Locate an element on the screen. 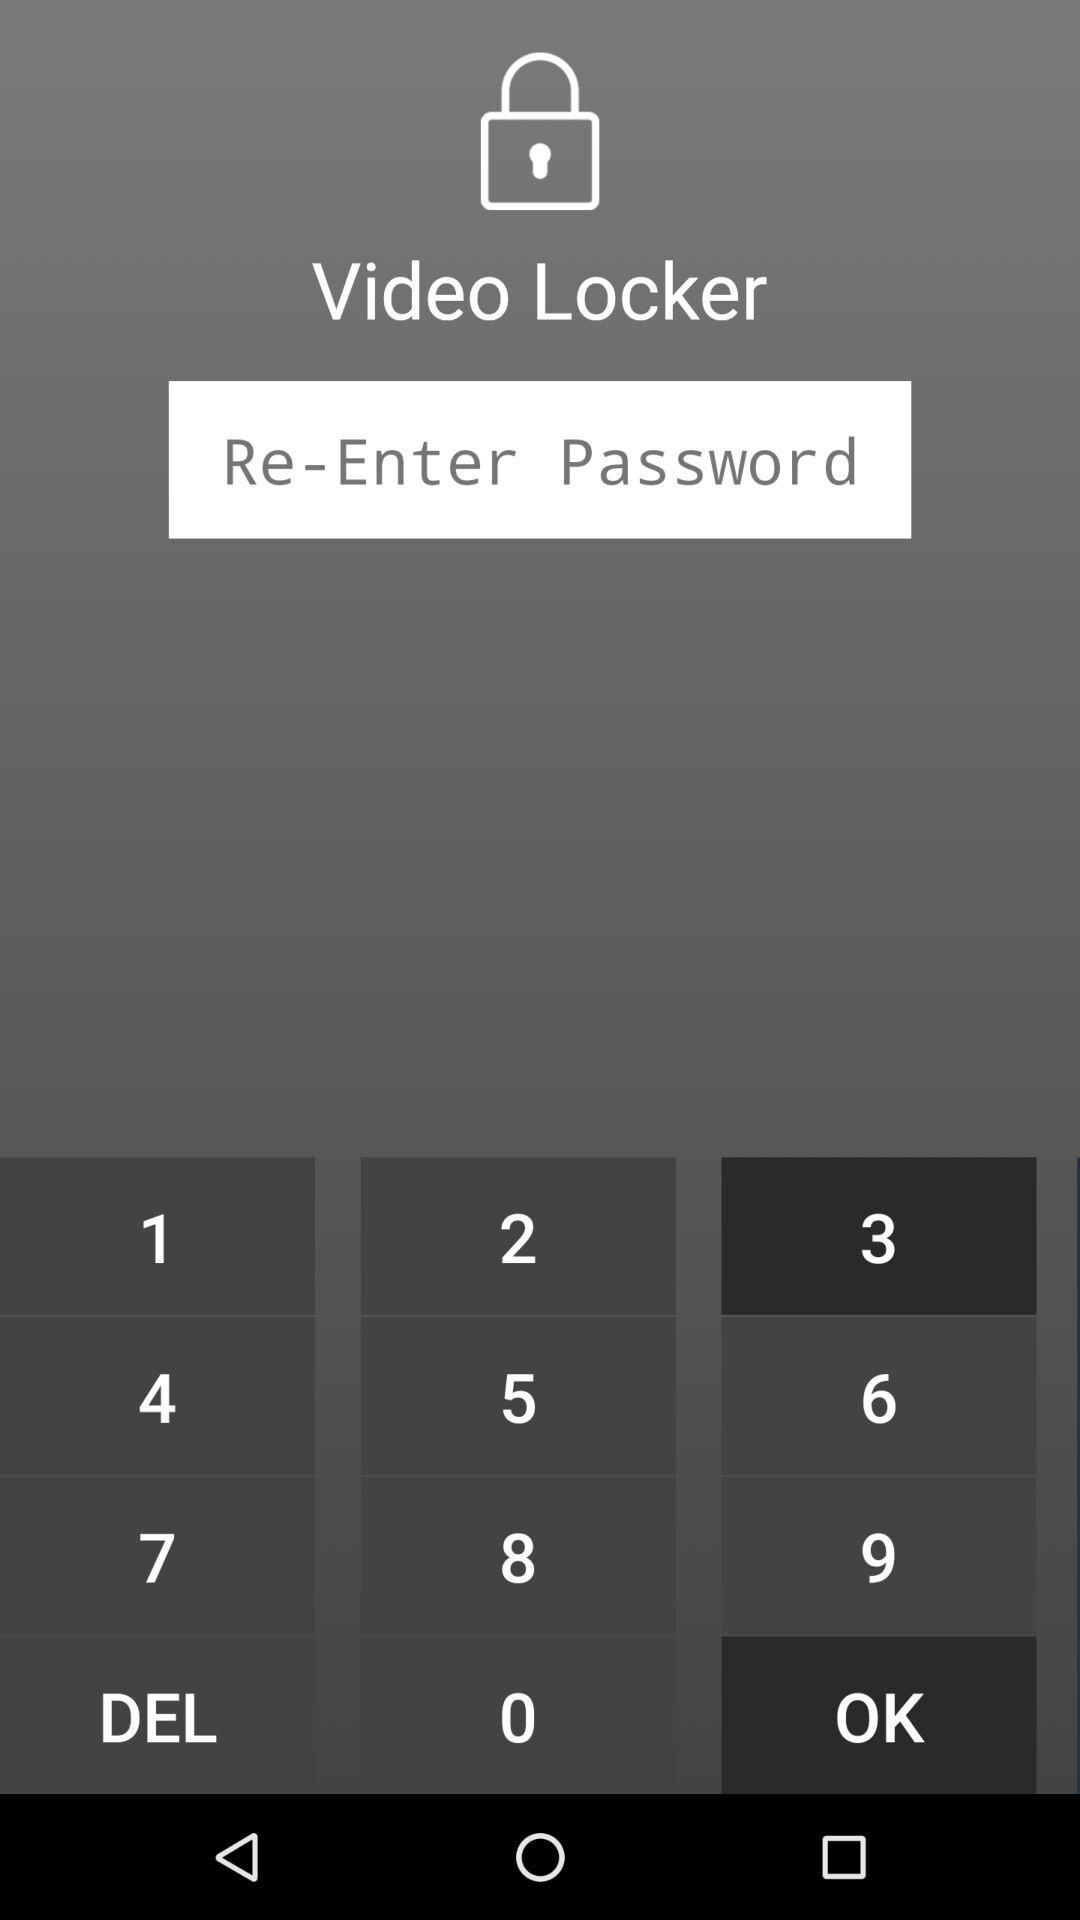  icon above 4 is located at coordinates (156, 1235).